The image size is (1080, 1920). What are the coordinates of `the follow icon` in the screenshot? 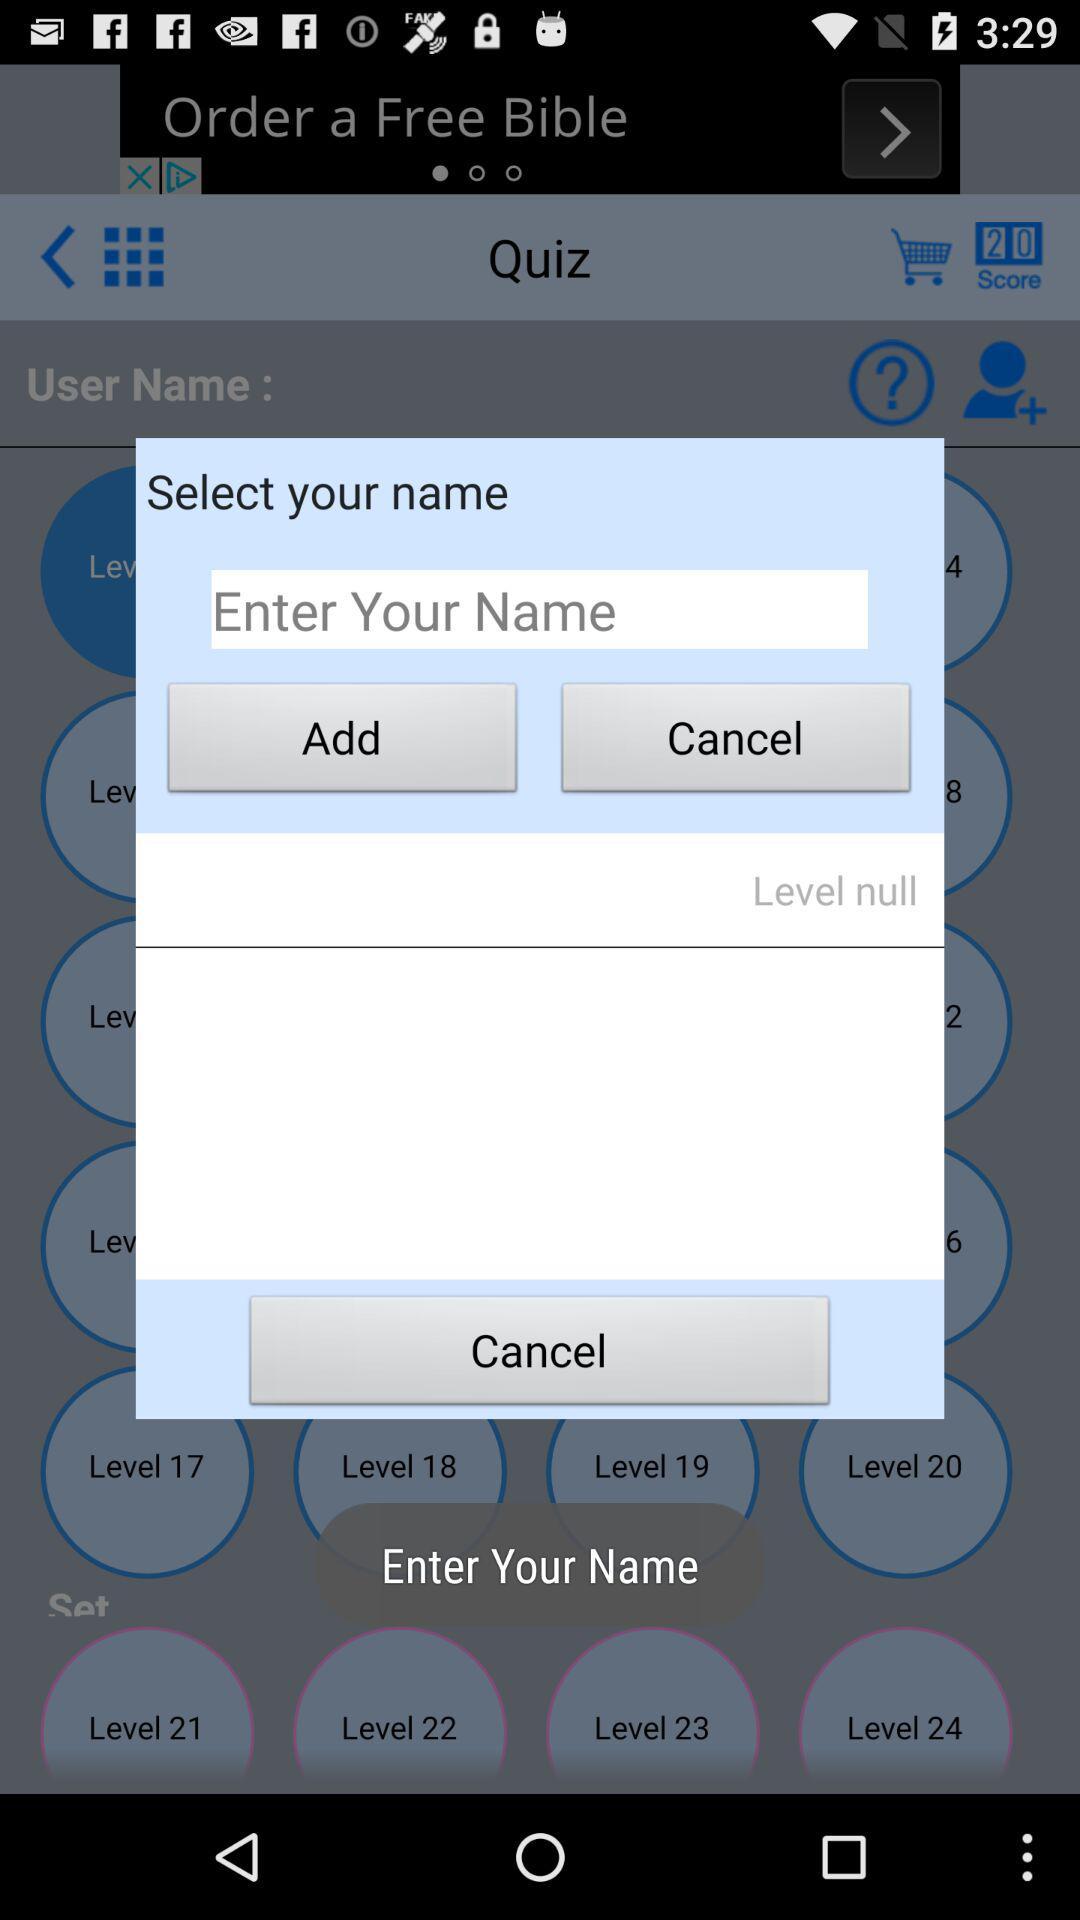 It's located at (1004, 408).